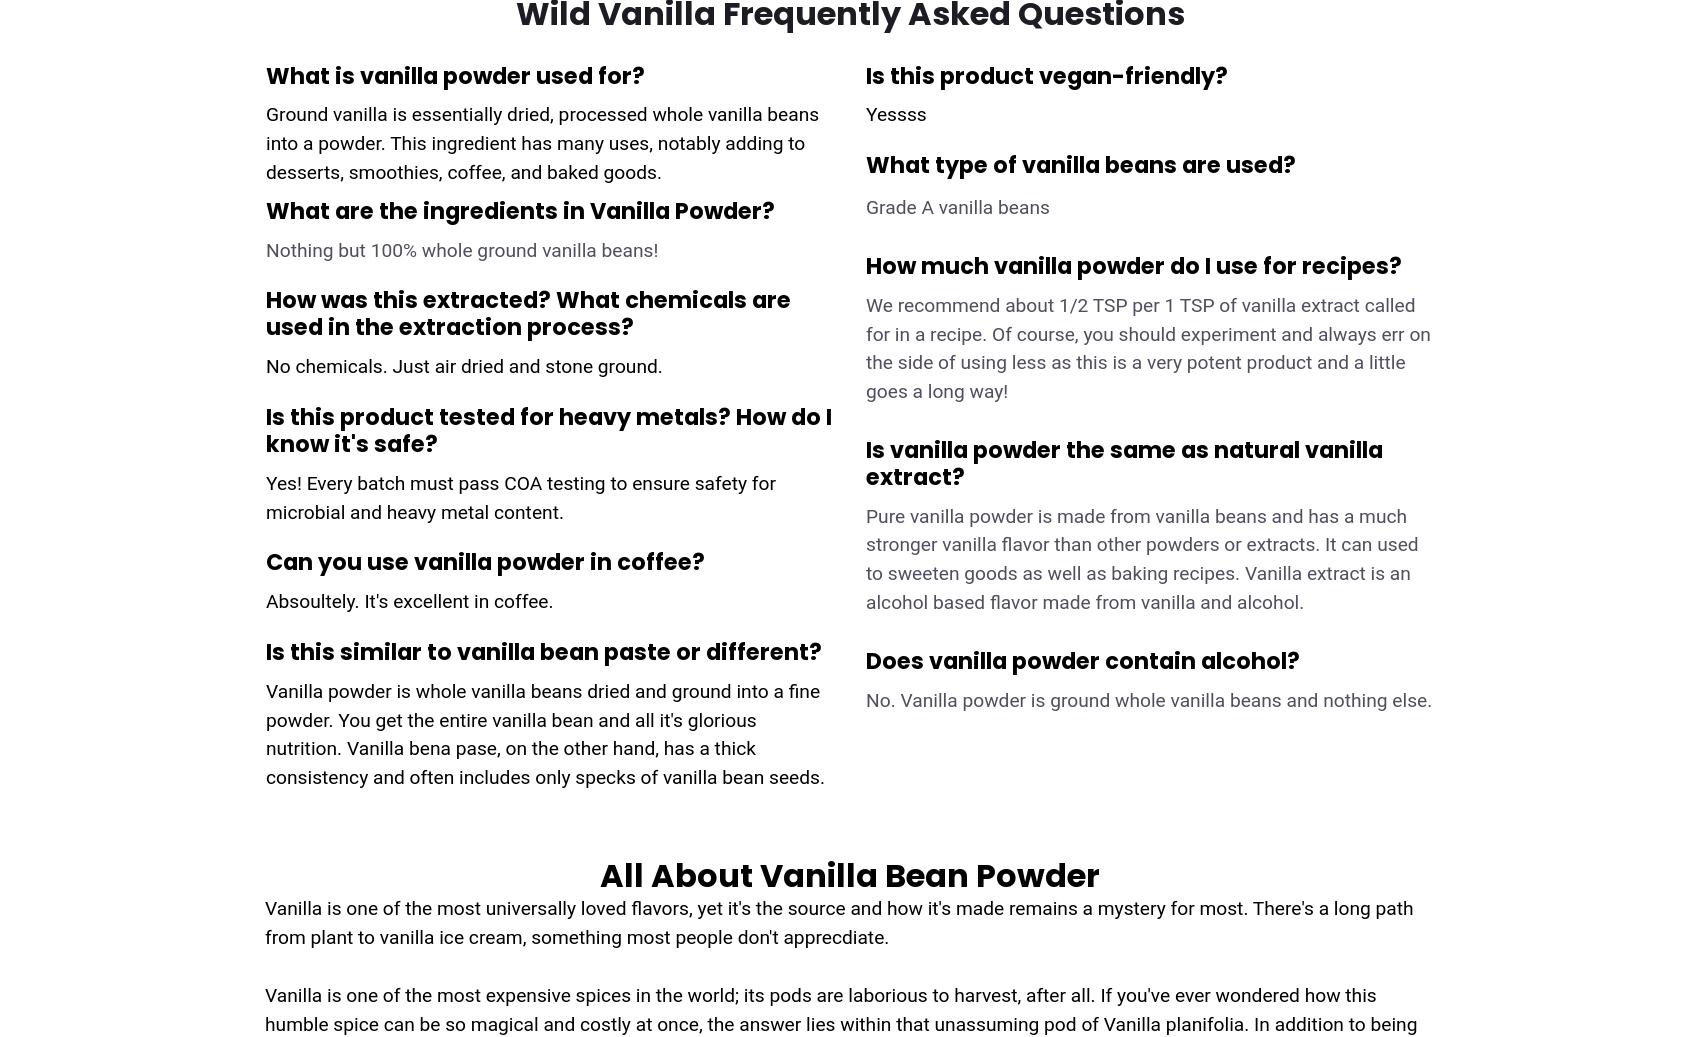 The width and height of the screenshot is (1700, 1037). What do you see at coordinates (455, 73) in the screenshot?
I see `'What is vanilla powder used for?'` at bounding box center [455, 73].